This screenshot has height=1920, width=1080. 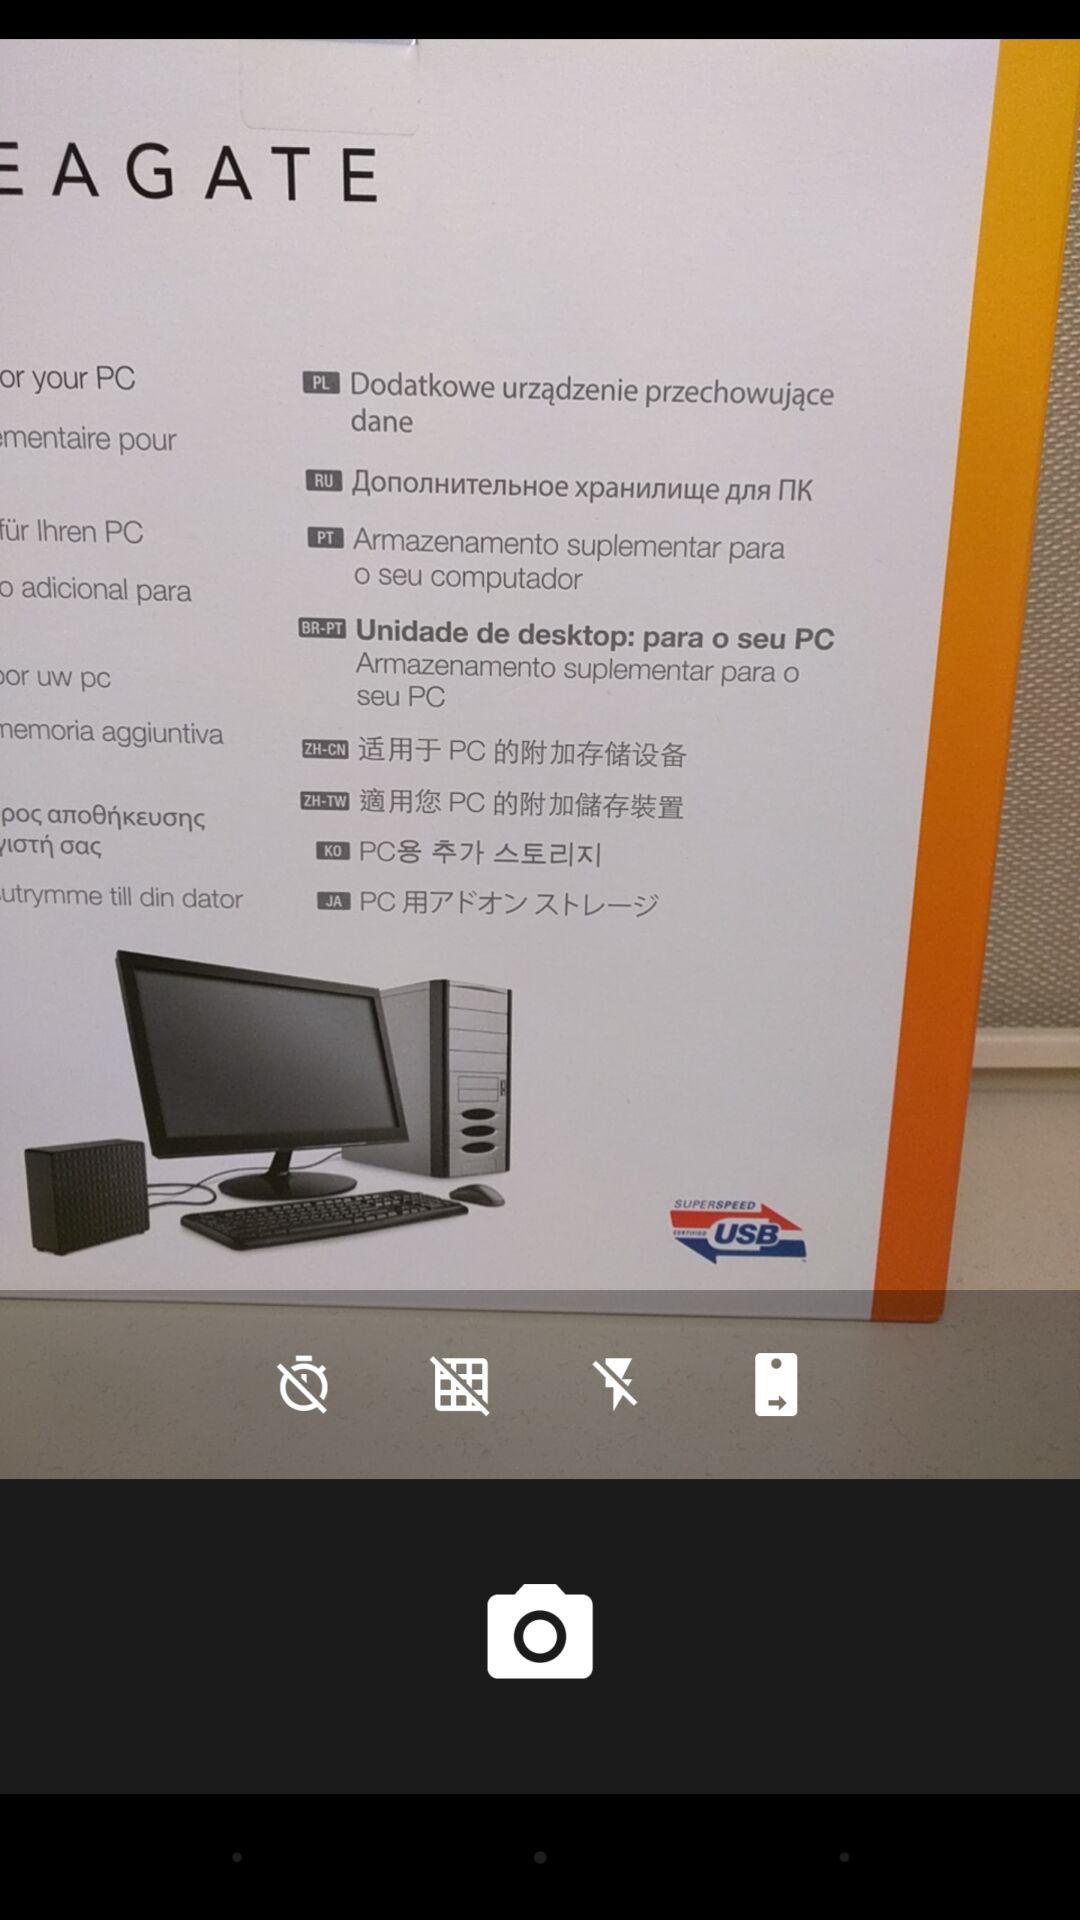 I want to click on the time icon, so click(x=303, y=1383).